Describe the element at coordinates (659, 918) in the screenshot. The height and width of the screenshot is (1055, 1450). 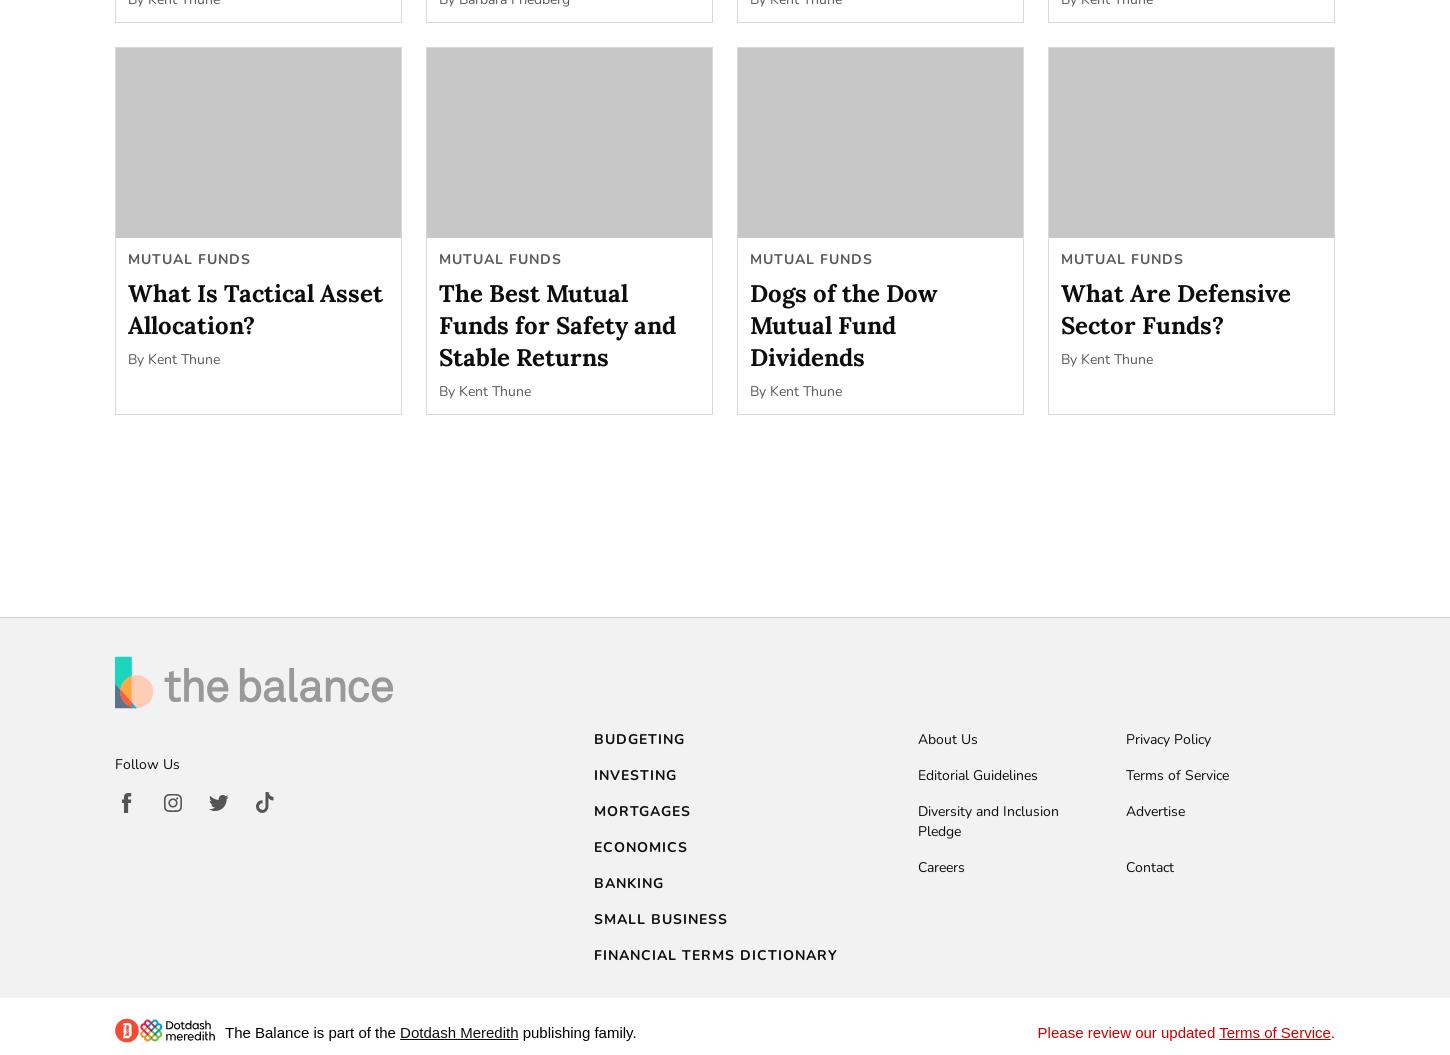
I see `'Small Business'` at that location.